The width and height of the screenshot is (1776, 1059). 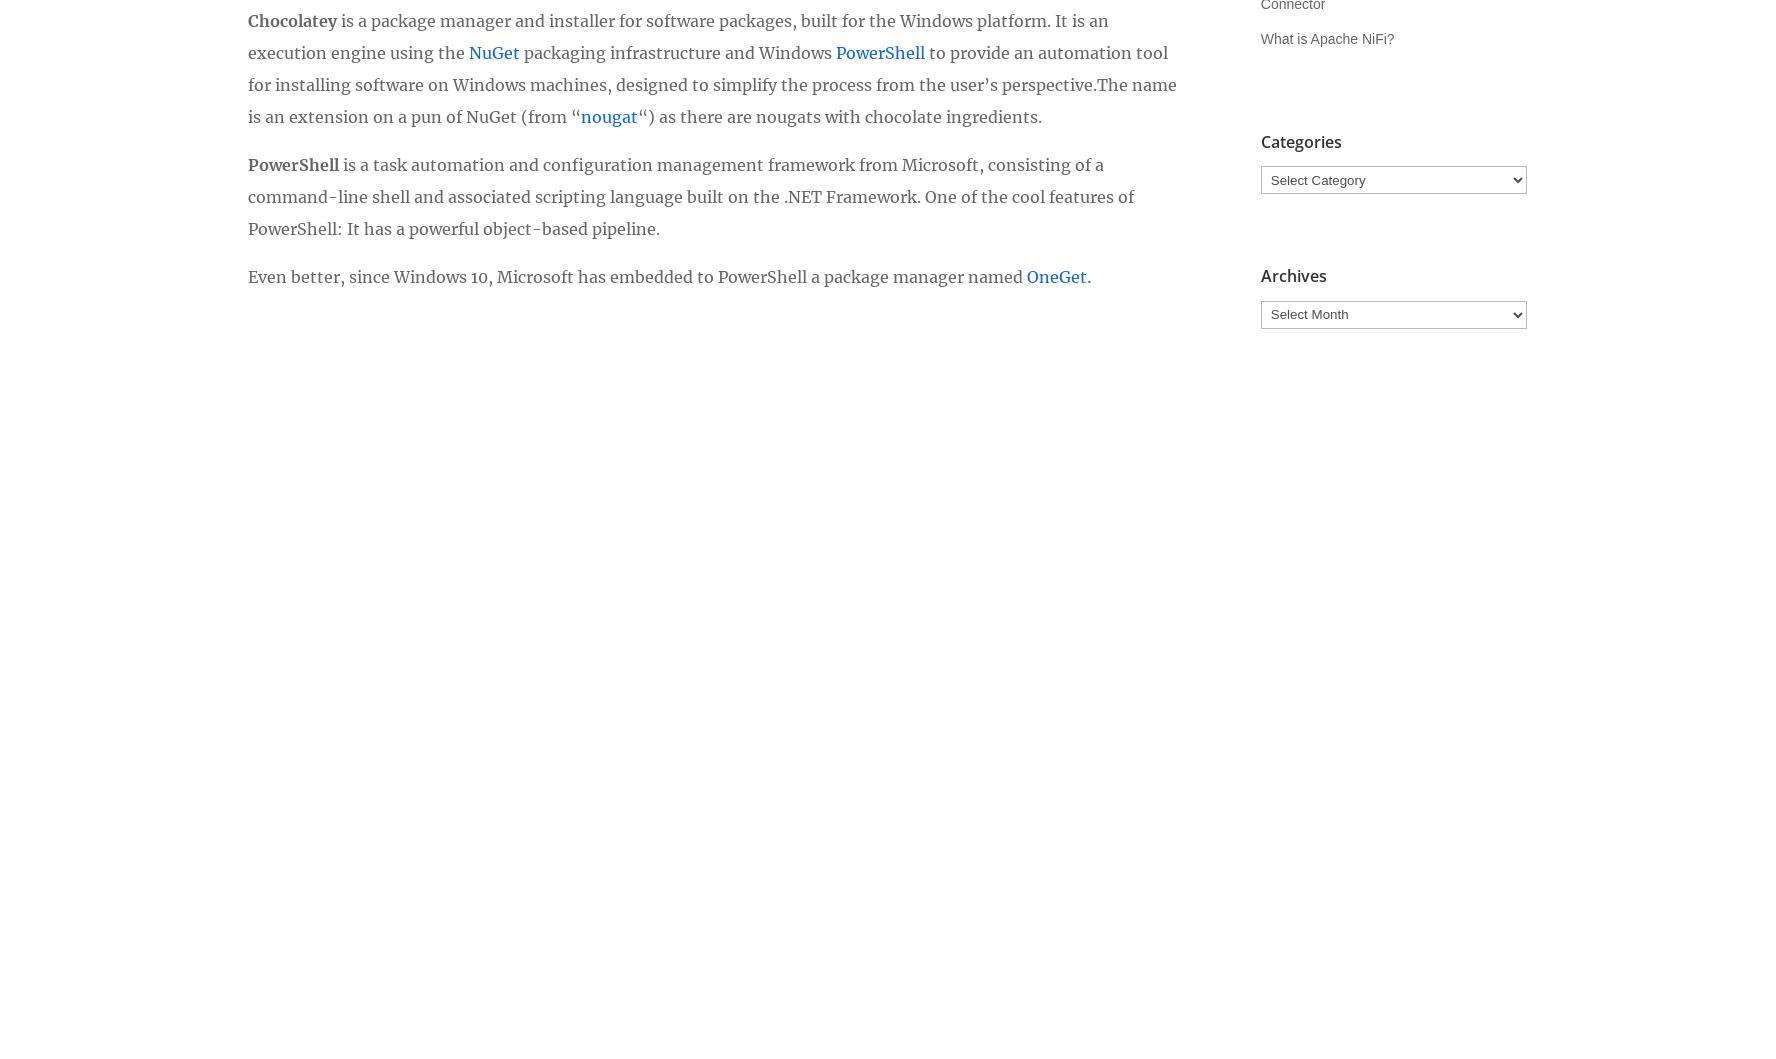 I want to click on 'nougat', so click(x=608, y=114).